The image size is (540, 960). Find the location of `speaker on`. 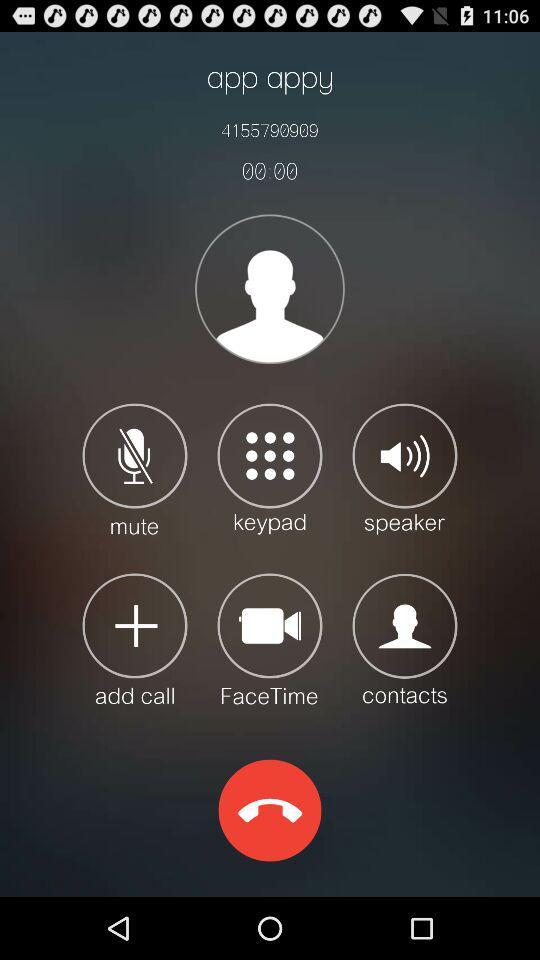

speaker on is located at coordinates (405, 468).